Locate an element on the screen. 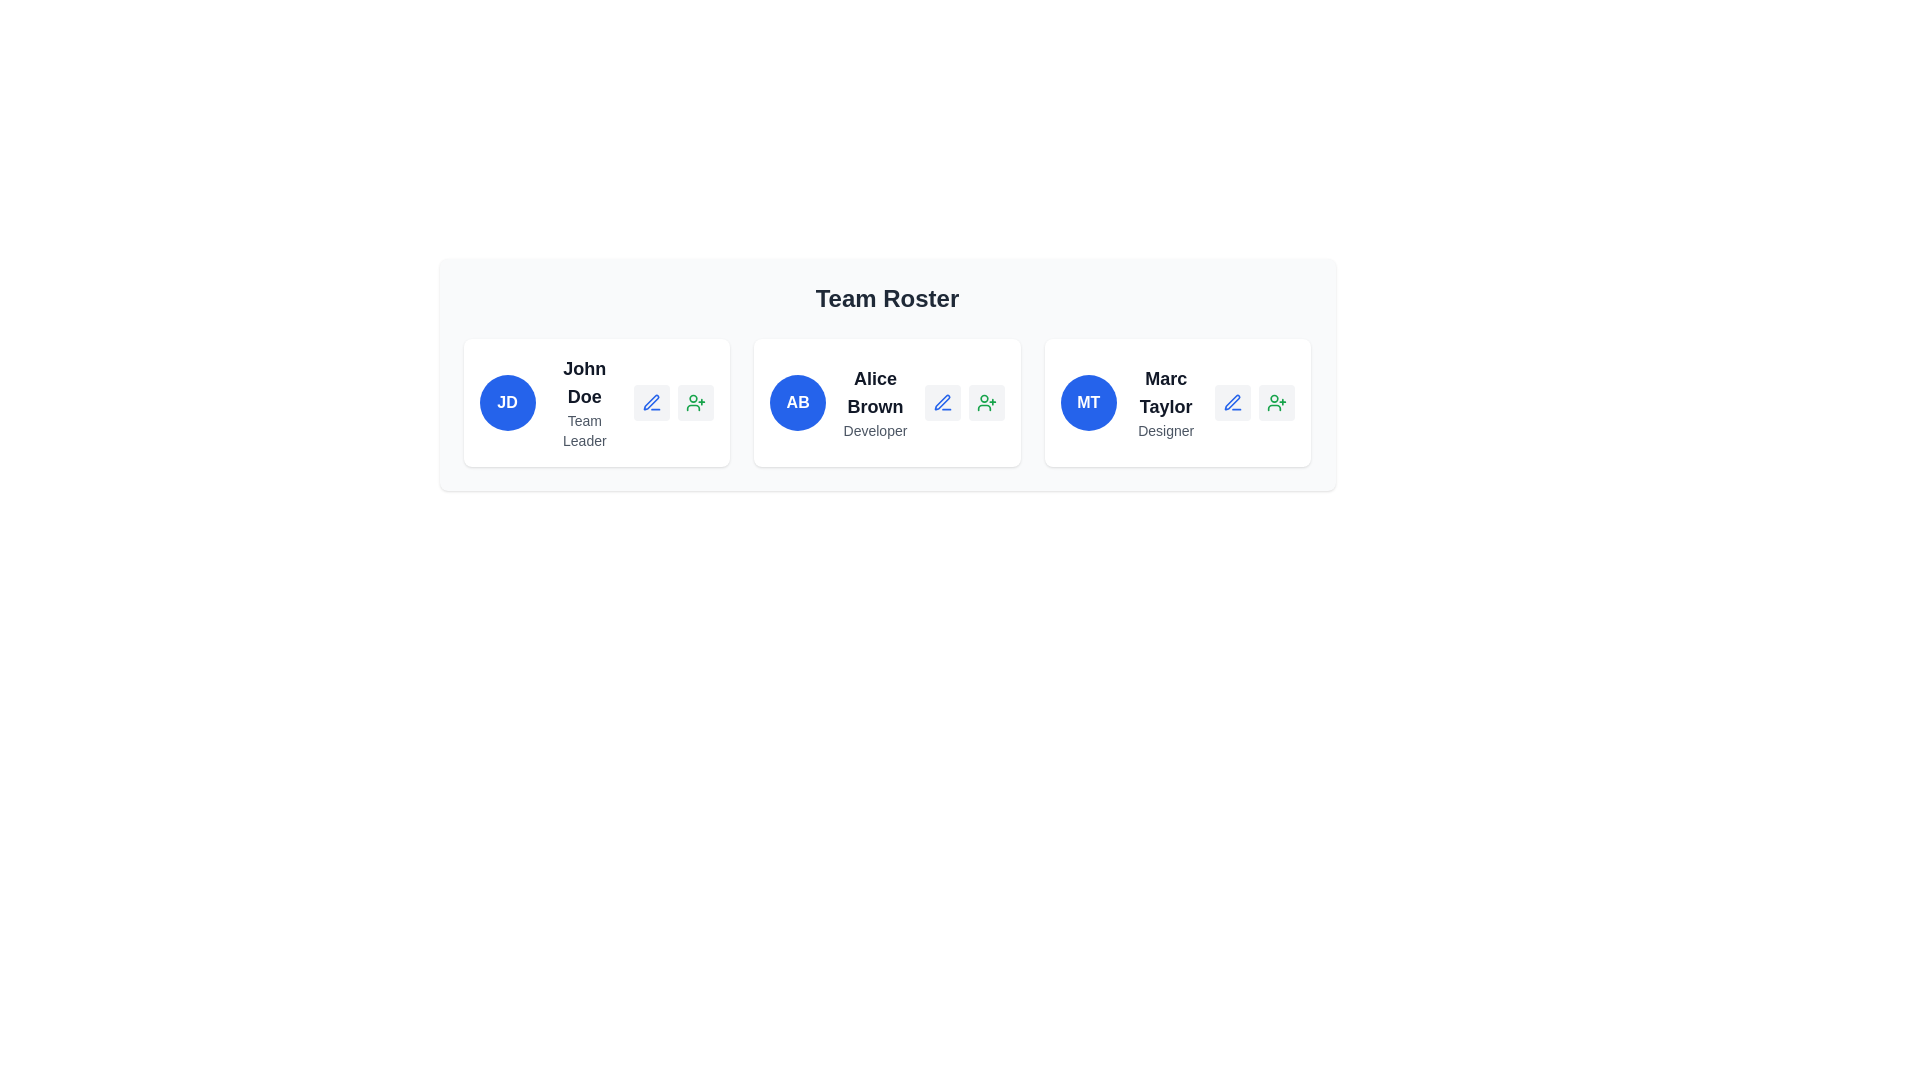 This screenshot has width=1920, height=1080. the text 'Alice Brown' displayed in bold and large black font located in the 'Team Roster' section above the 'Developer' text and below the circular blue icon labeled 'AB' to interact with associated functionalities is located at coordinates (875, 393).